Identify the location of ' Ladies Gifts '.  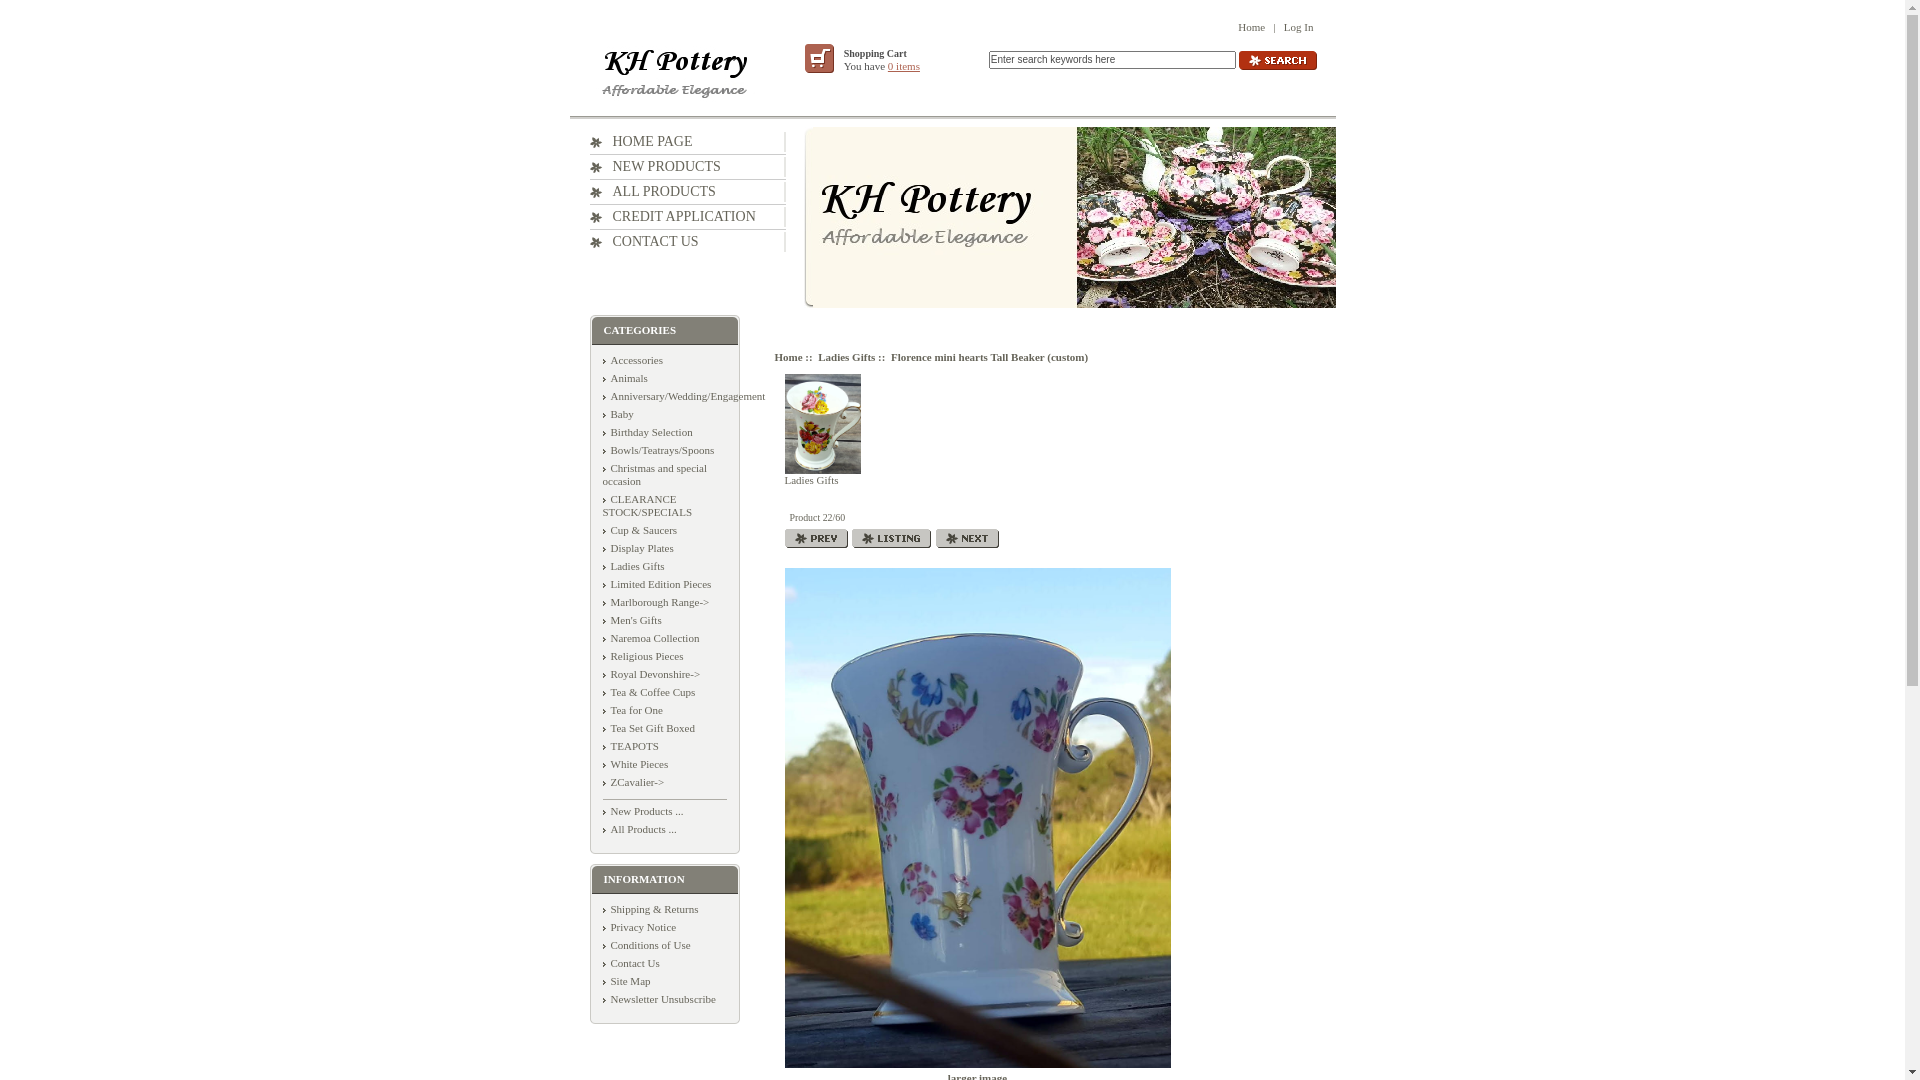
(821, 423).